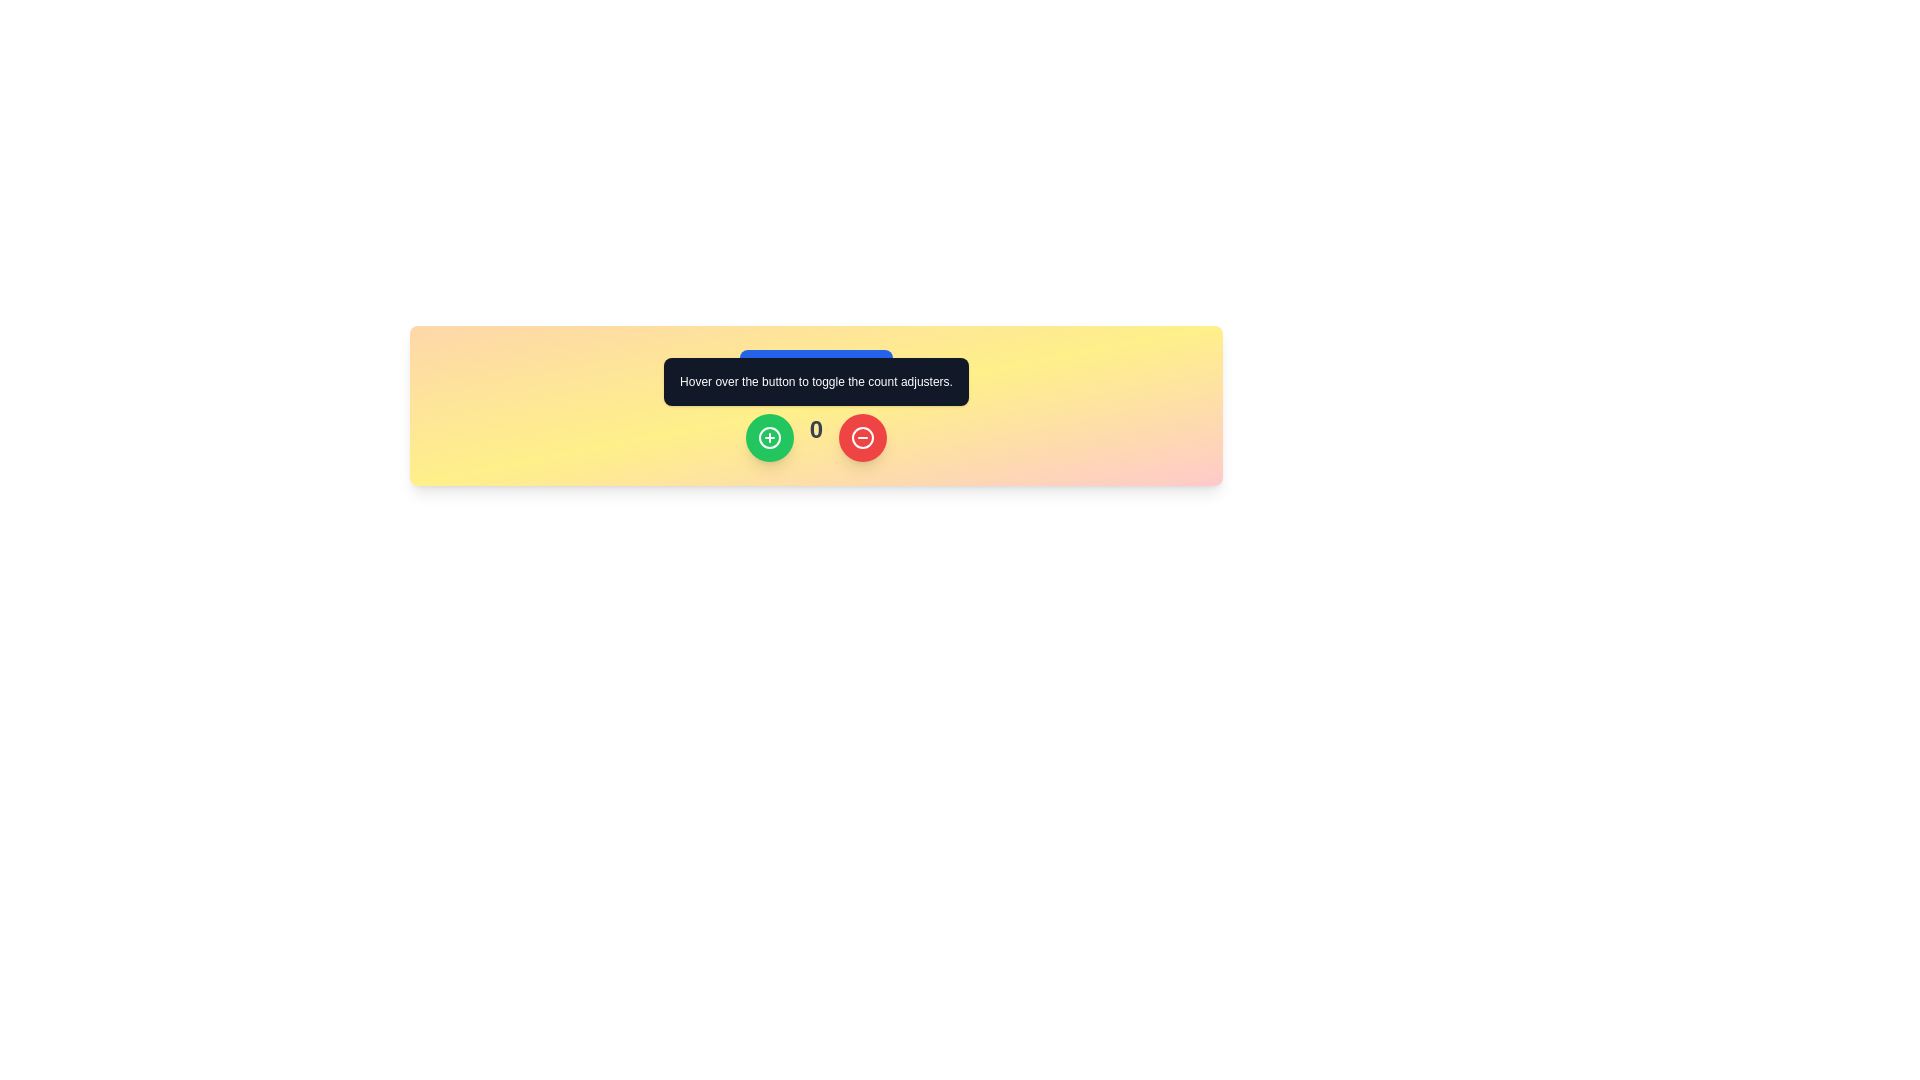 The height and width of the screenshot is (1080, 1920). I want to click on the static text element displaying '0', which is styled with a bold, gray-colored large font and is centered between a green circular button and a red circular button, so click(816, 437).